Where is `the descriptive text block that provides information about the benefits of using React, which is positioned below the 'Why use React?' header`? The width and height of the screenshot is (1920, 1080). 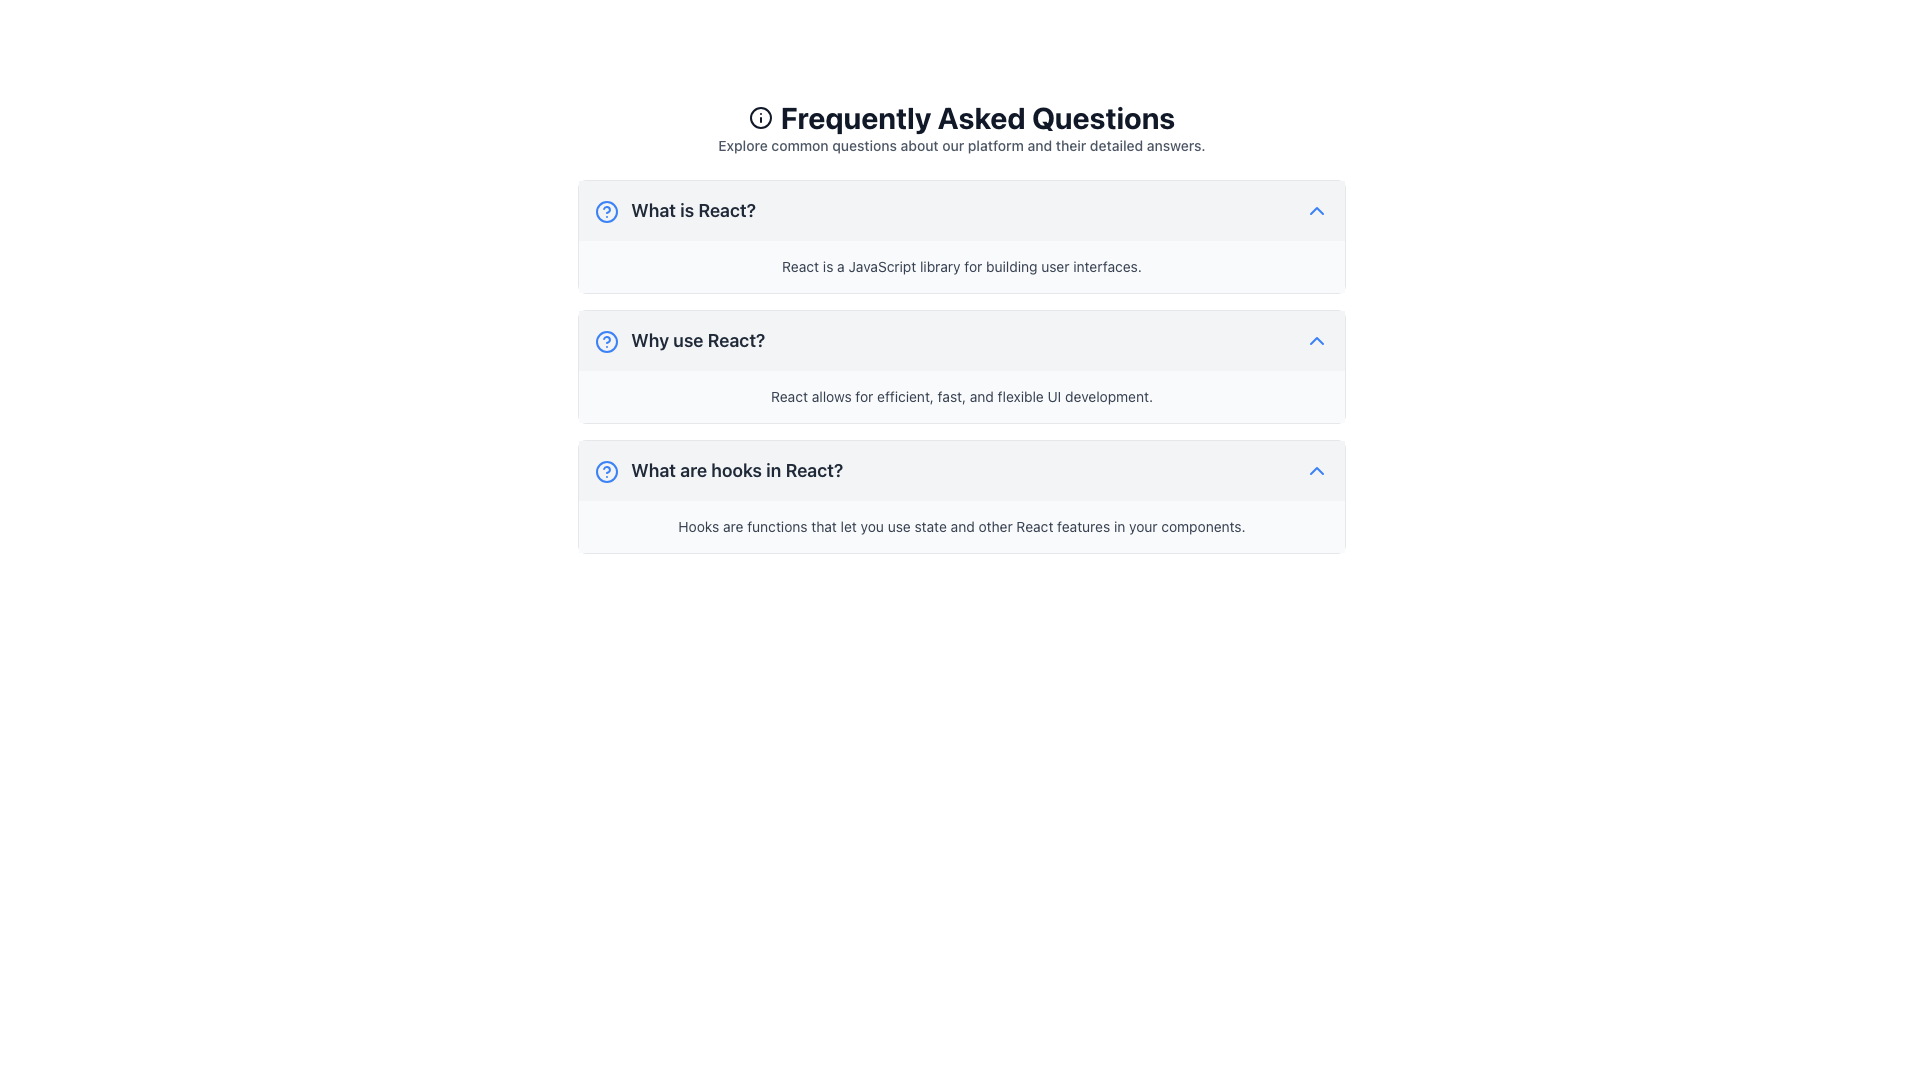
the descriptive text block that provides information about the benefits of using React, which is positioned below the 'Why use React?' header is located at coordinates (961, 397).